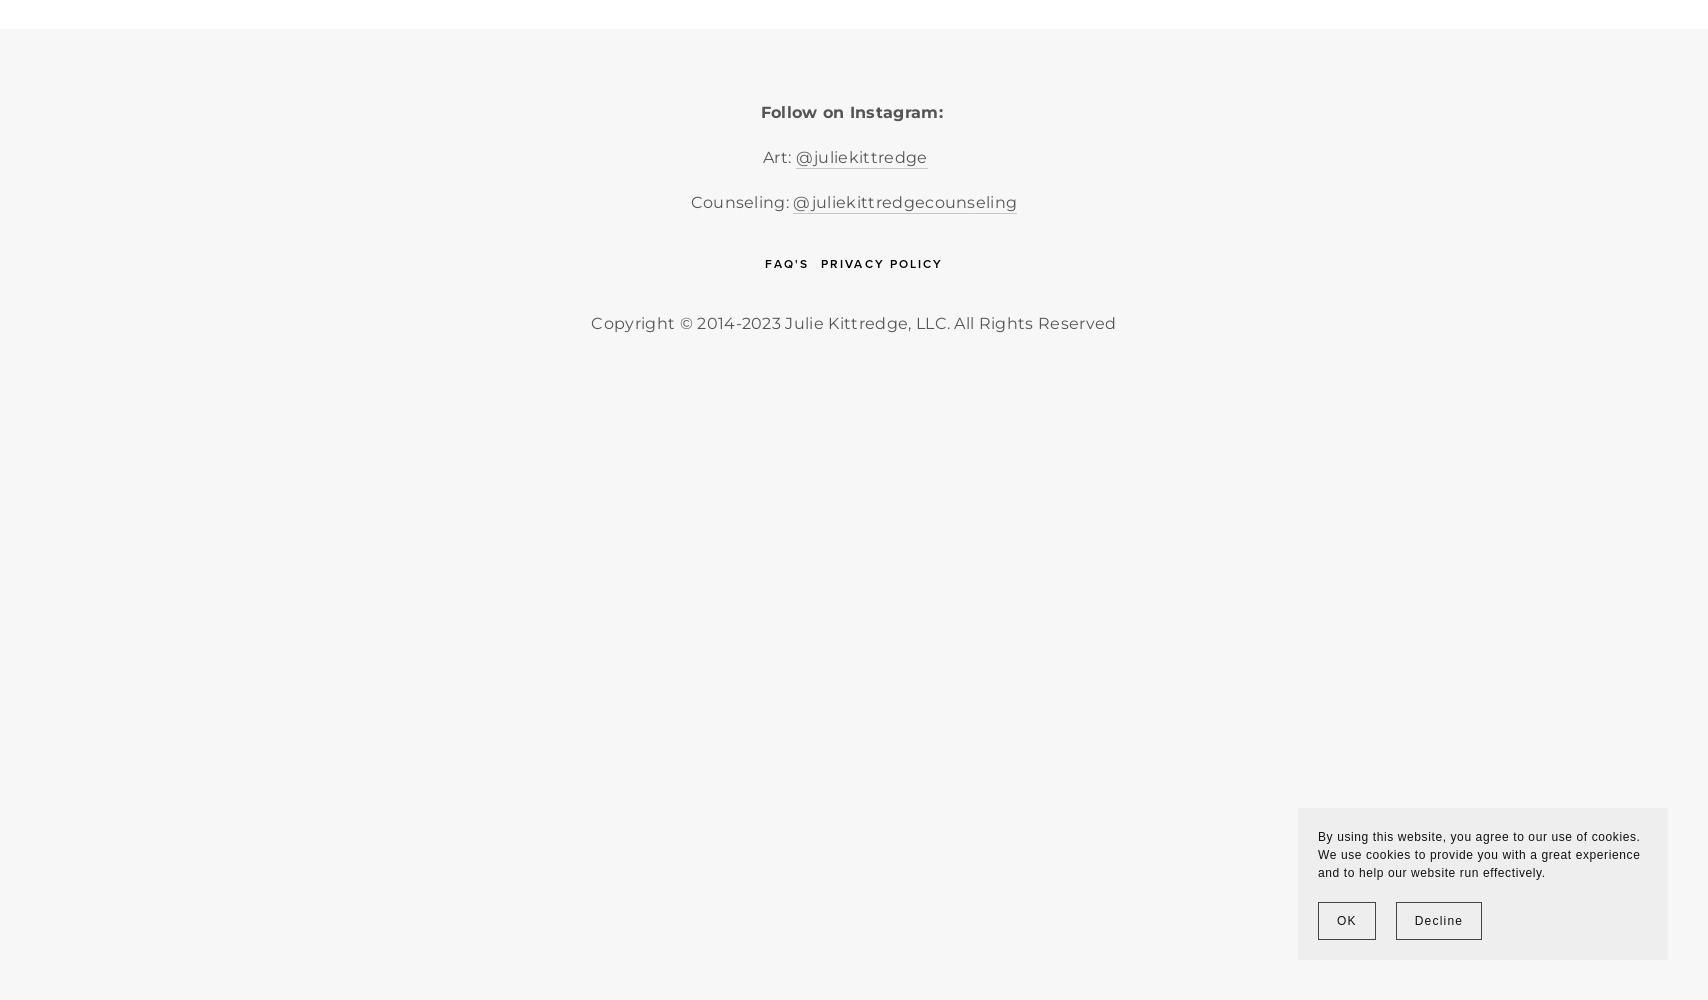  I want to click on 'Decline', so click(1438, 921).